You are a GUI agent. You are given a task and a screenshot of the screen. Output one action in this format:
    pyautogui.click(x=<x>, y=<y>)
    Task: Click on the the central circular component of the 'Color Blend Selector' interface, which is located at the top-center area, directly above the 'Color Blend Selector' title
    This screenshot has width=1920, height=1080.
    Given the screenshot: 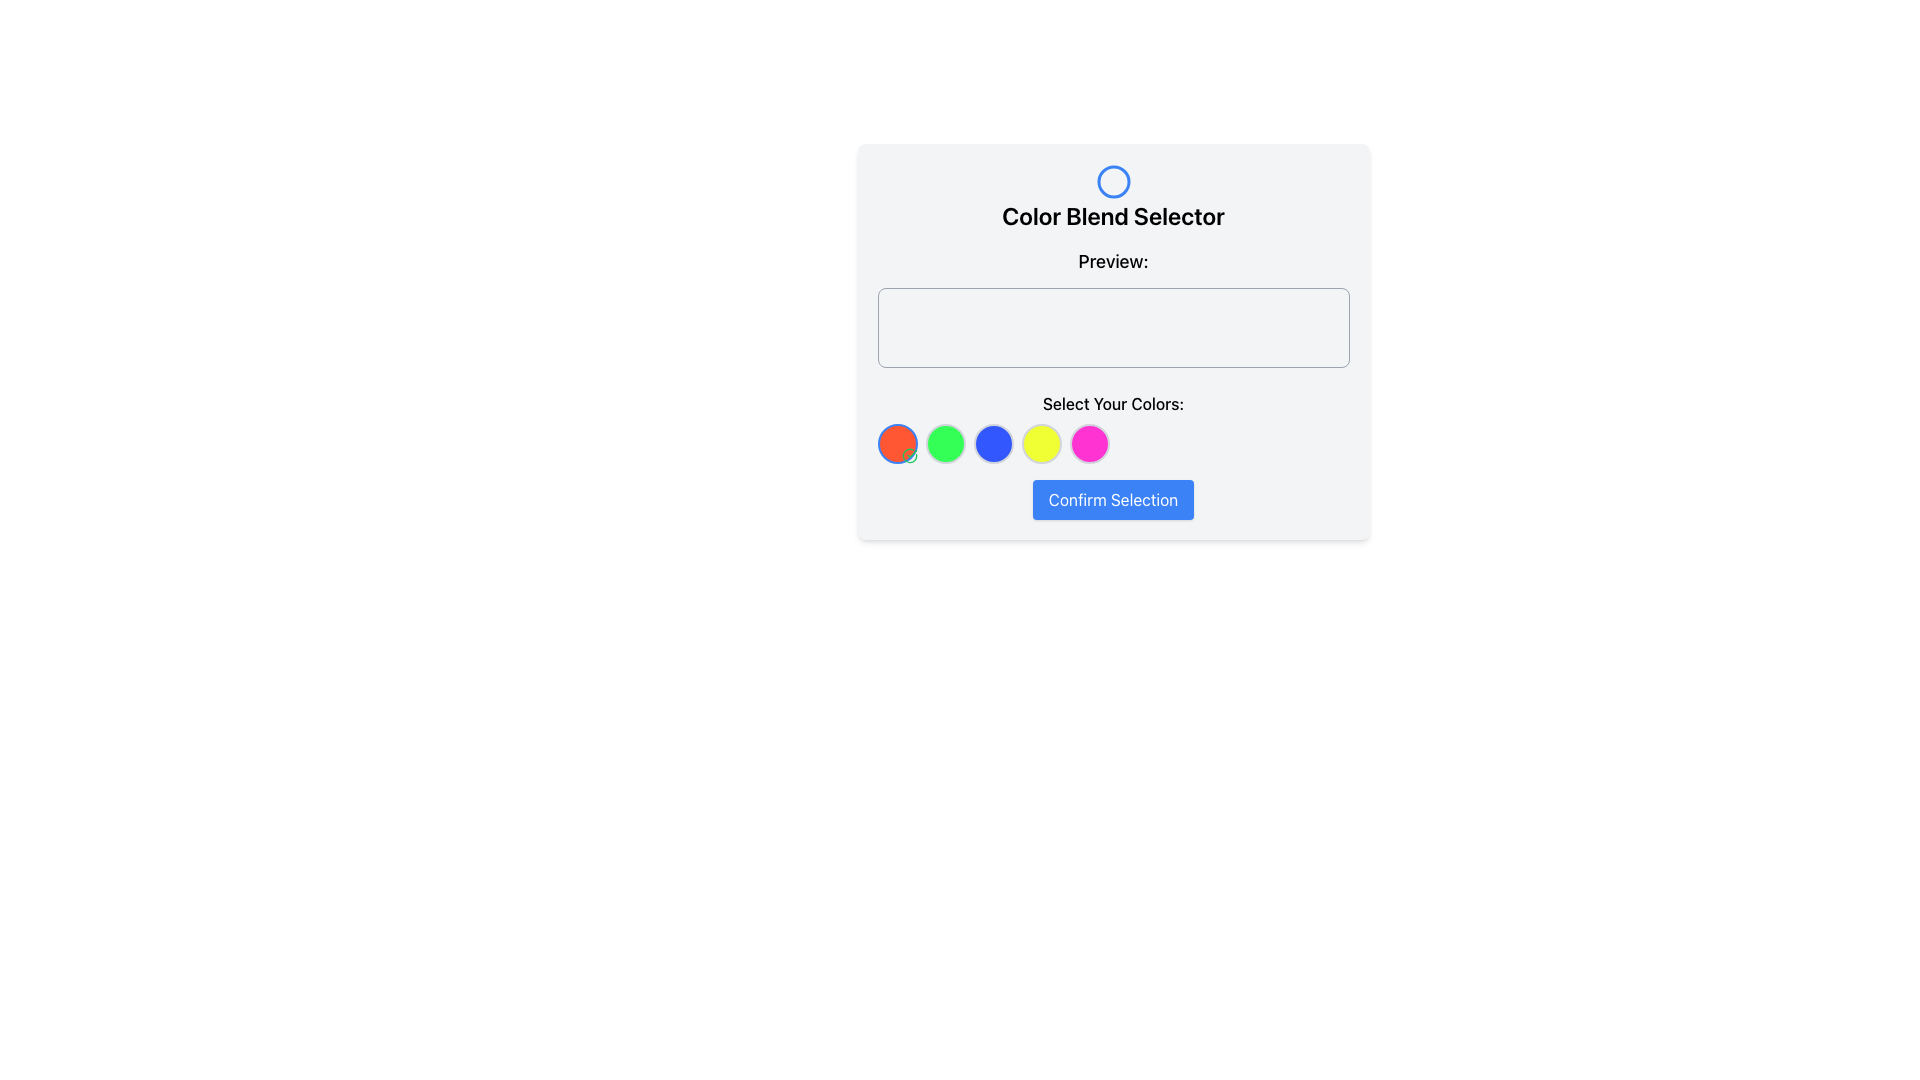 What is the action you would take?
    pyautogui.click(x=1112, y=181)
    